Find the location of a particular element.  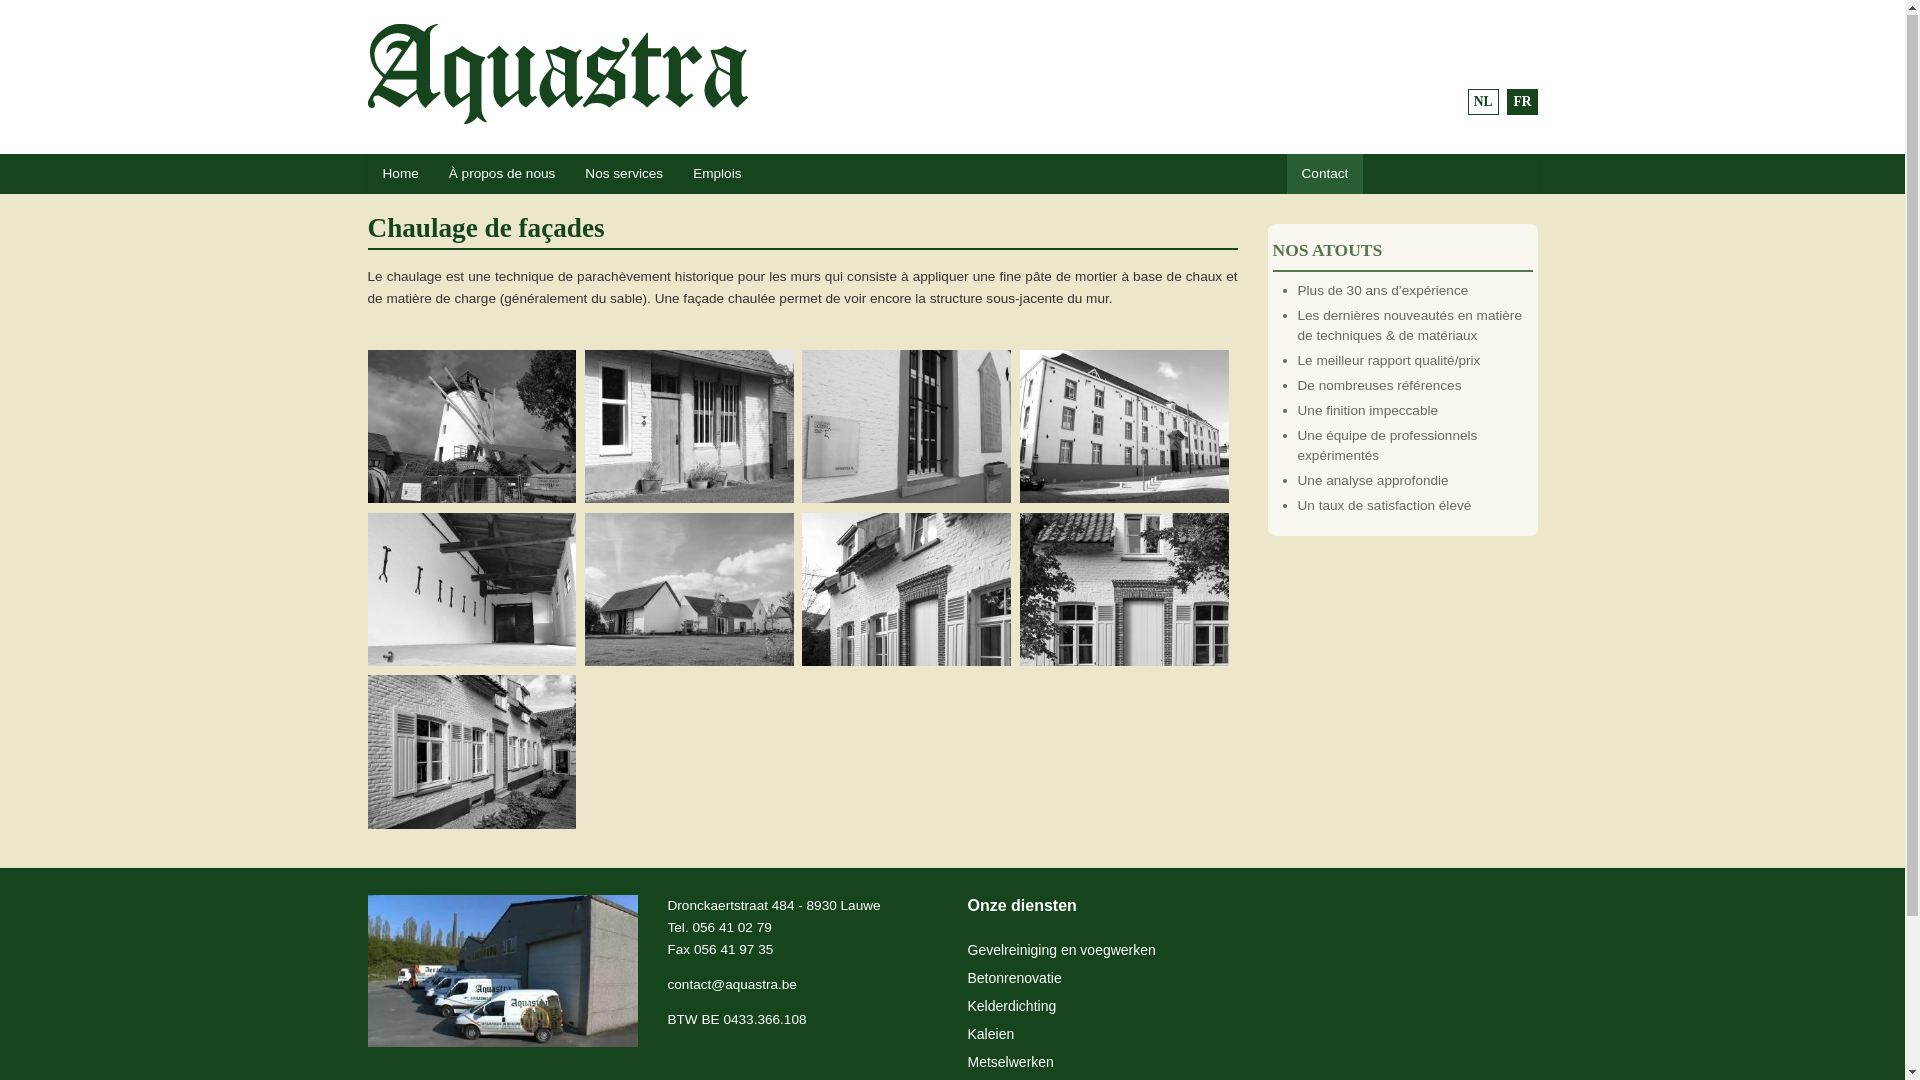

'Metselwerken' is located at coordinates (968, 1062).